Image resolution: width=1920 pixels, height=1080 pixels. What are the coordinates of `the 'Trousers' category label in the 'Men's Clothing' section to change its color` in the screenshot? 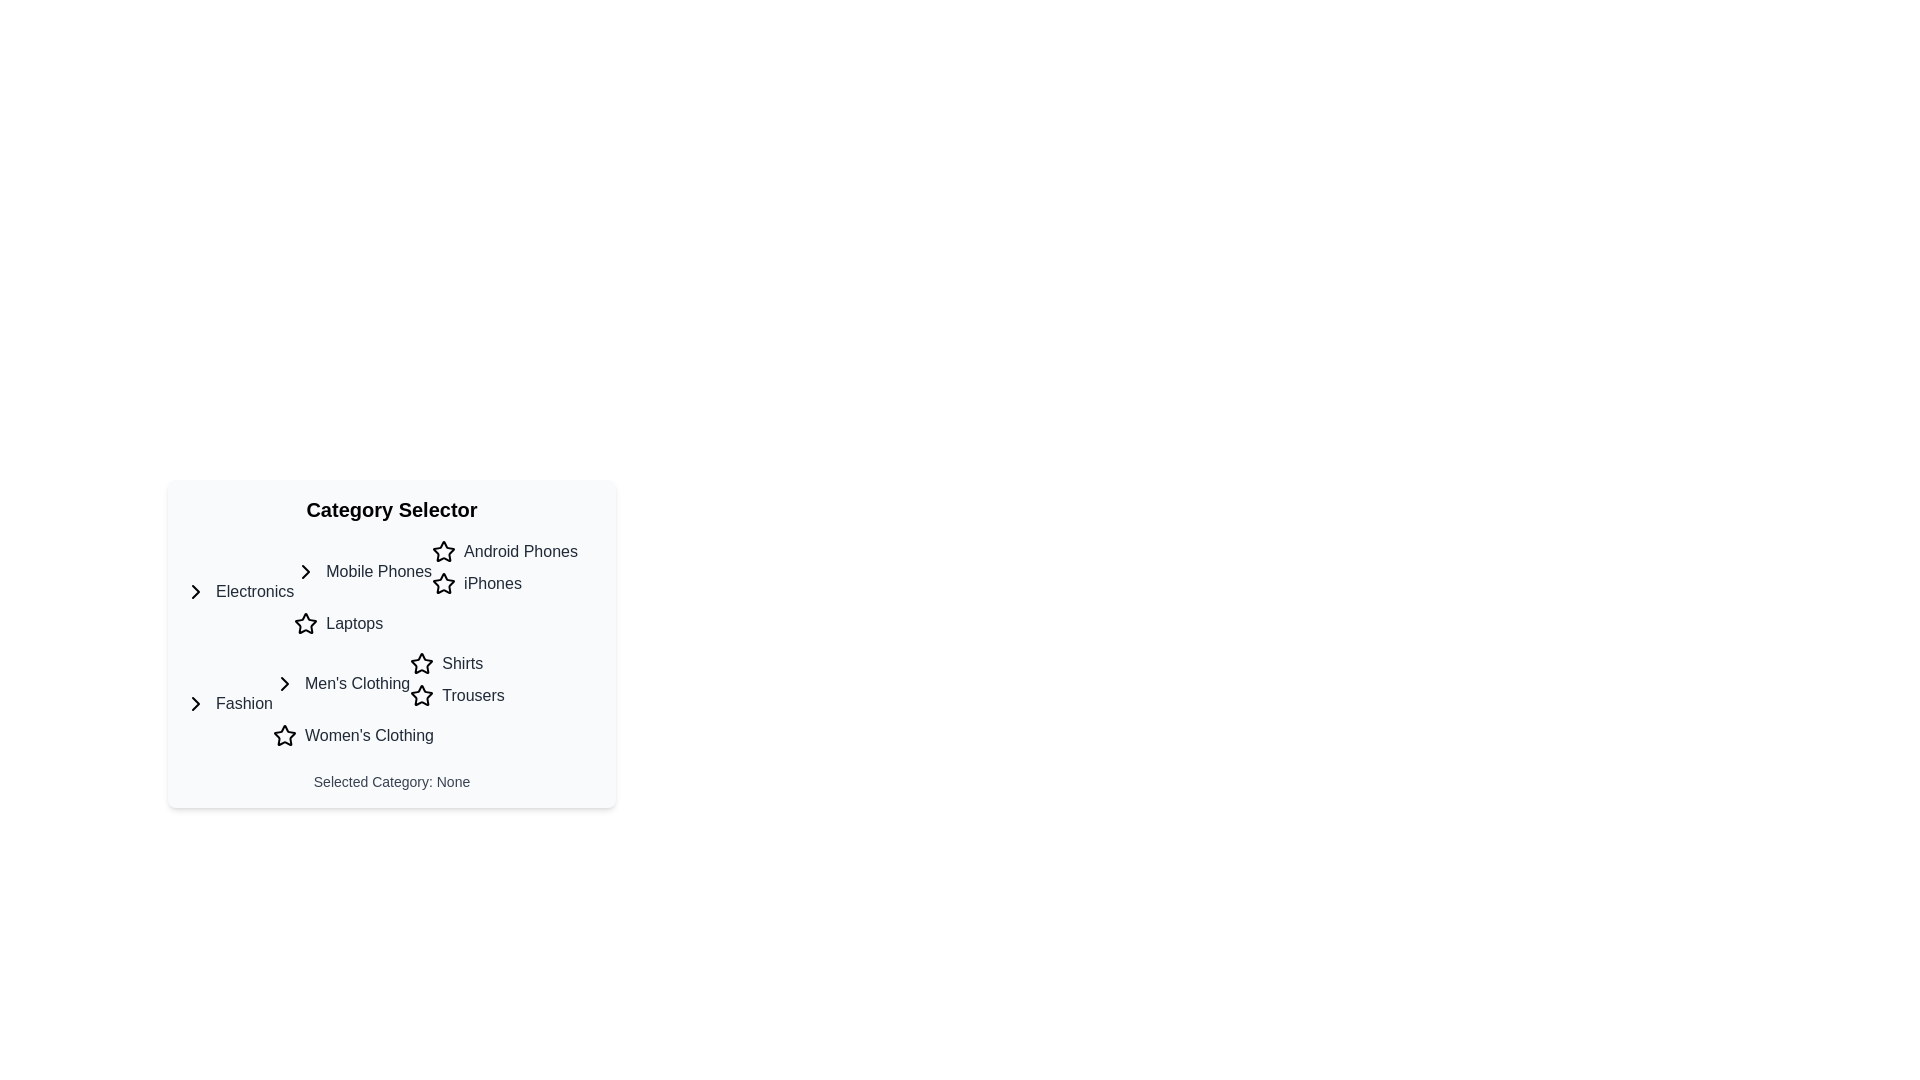 It's located at (472, 694).